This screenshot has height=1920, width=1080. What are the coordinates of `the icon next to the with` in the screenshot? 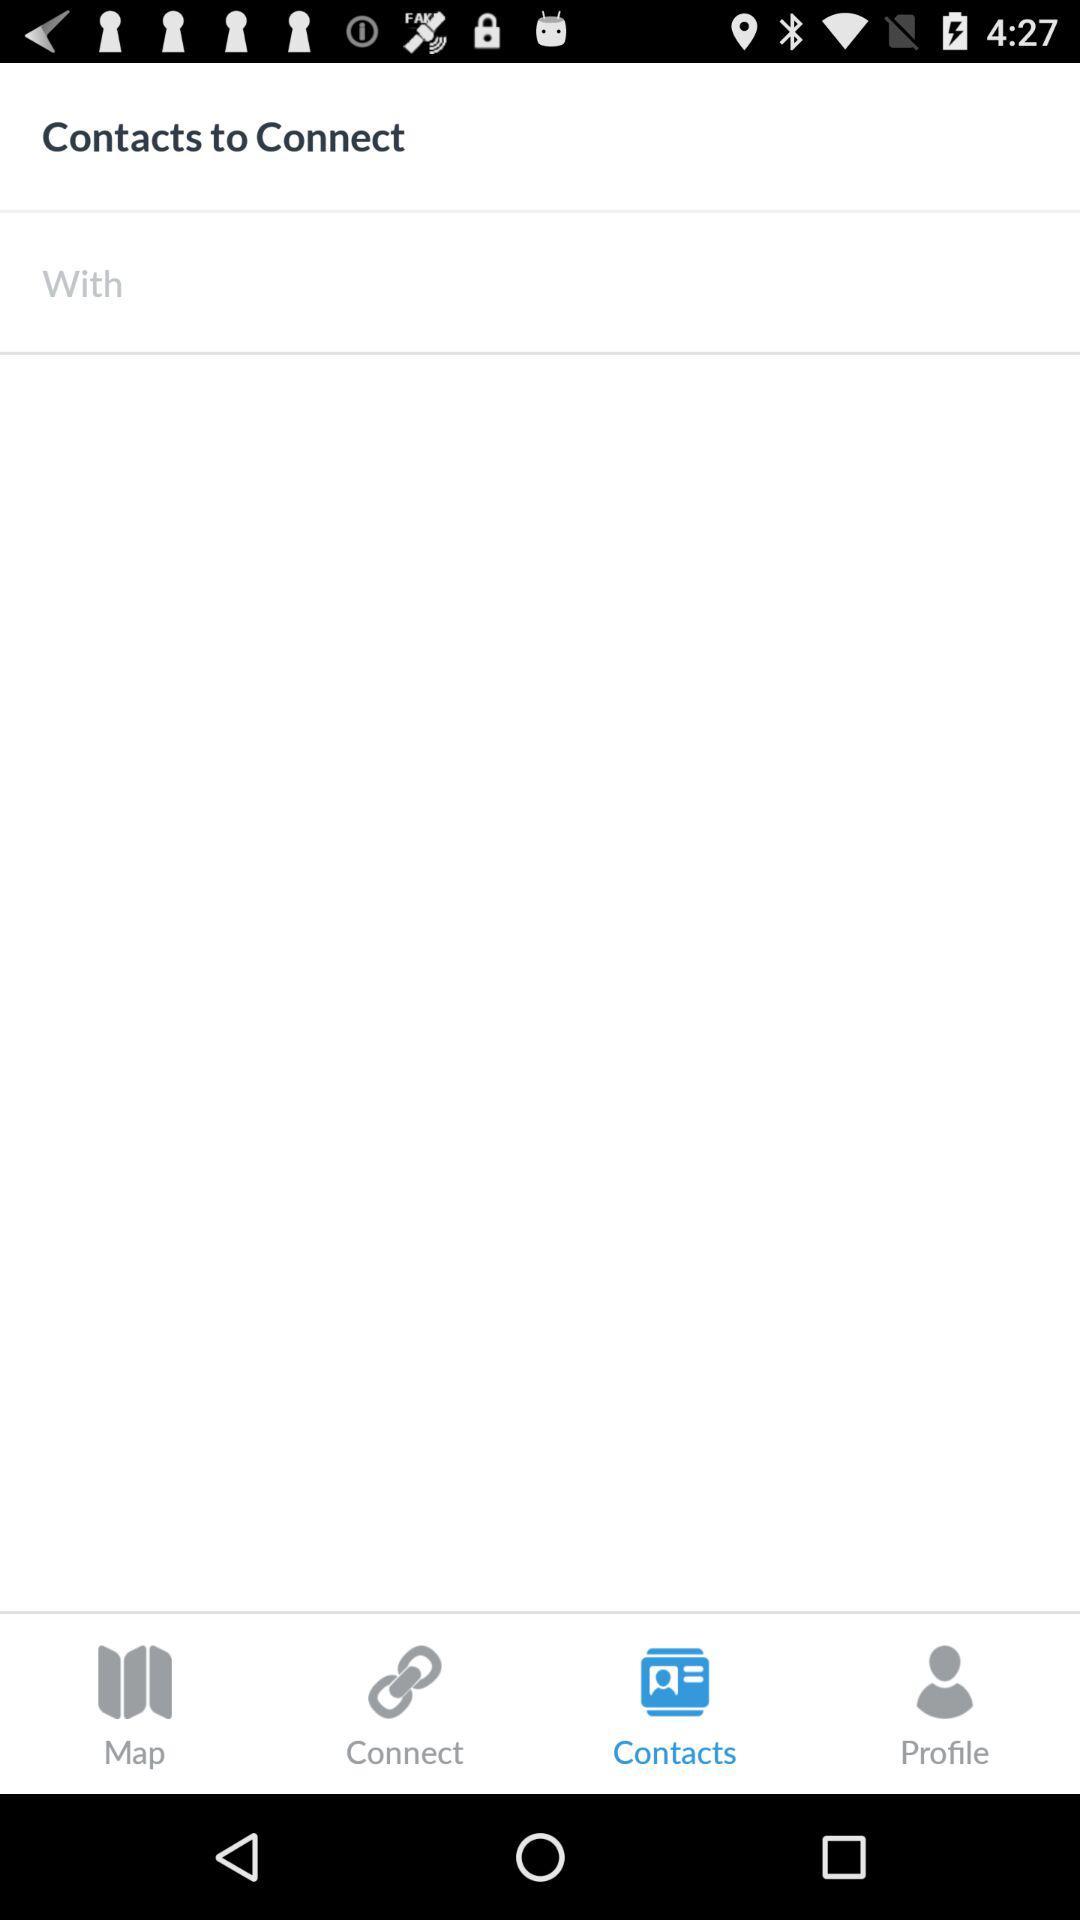 It's located at (600, 281).